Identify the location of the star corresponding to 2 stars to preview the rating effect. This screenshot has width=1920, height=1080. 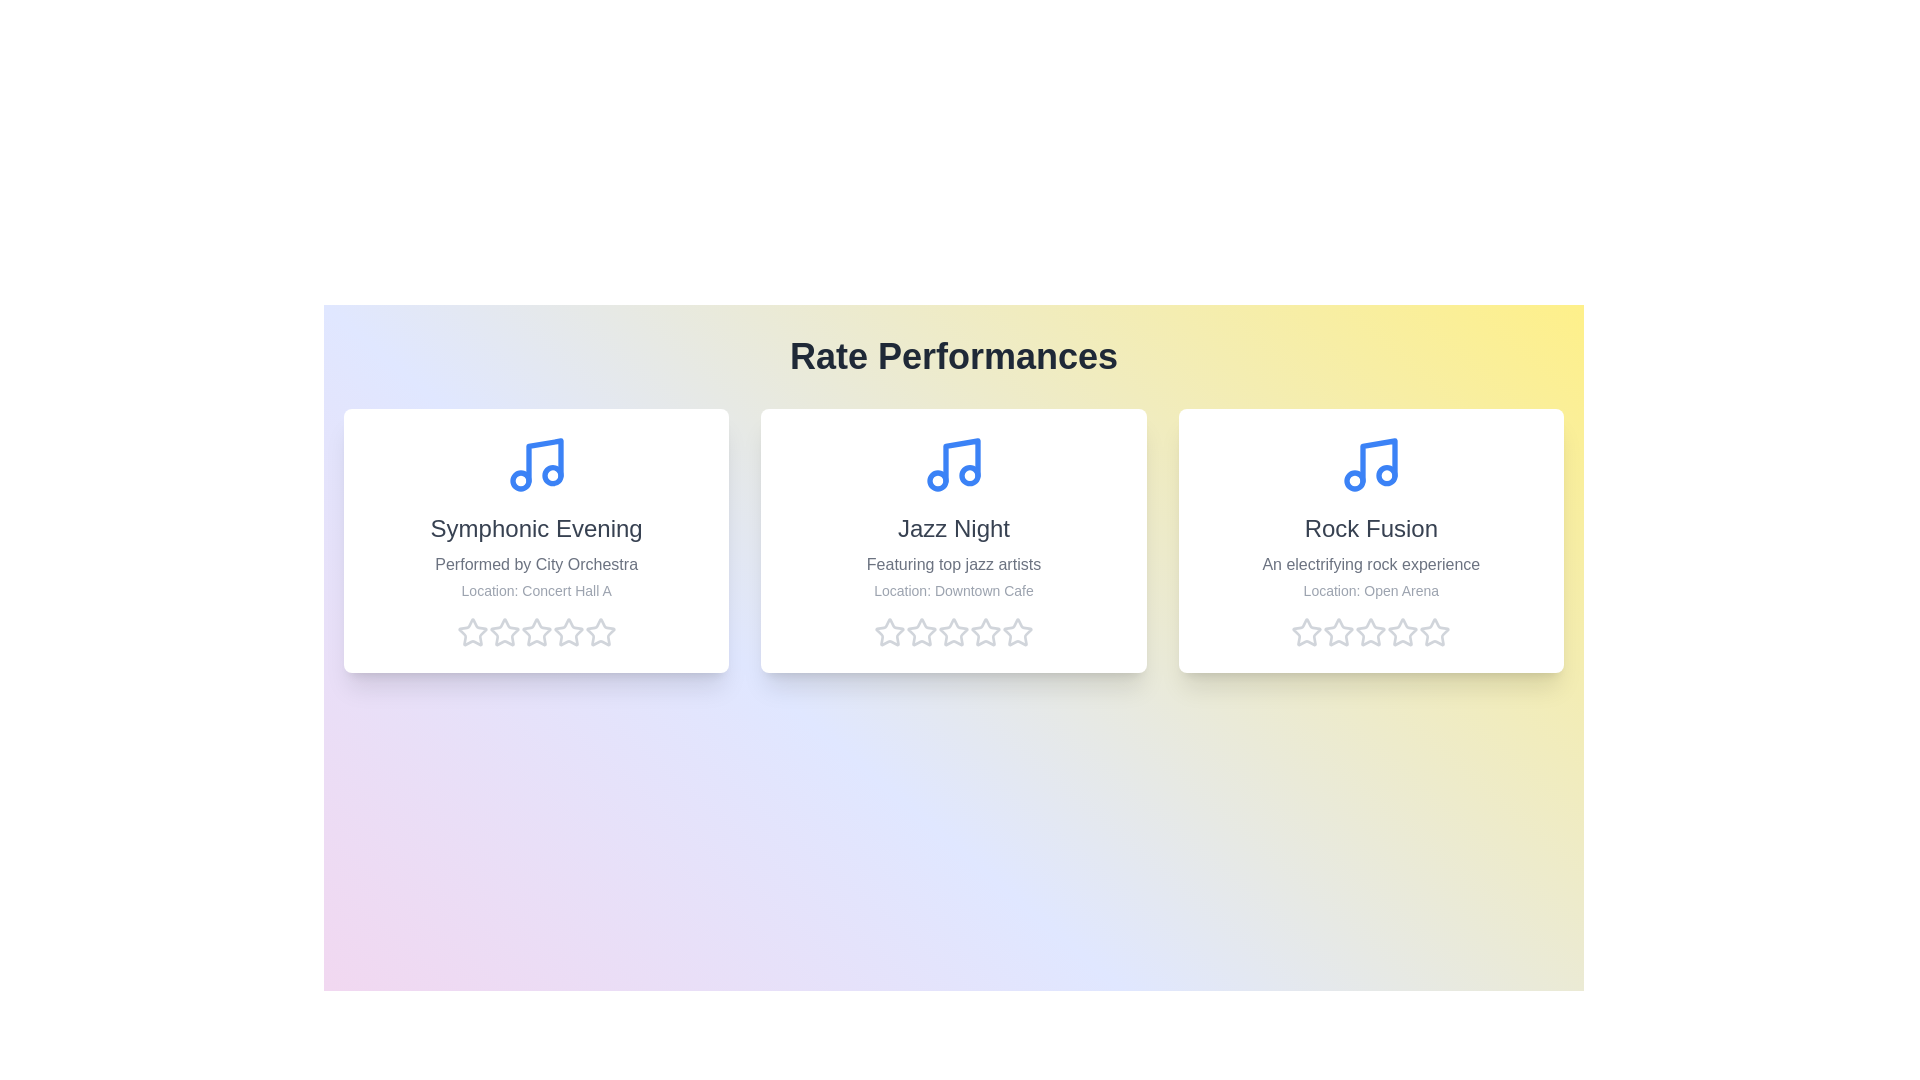
(504, 632).